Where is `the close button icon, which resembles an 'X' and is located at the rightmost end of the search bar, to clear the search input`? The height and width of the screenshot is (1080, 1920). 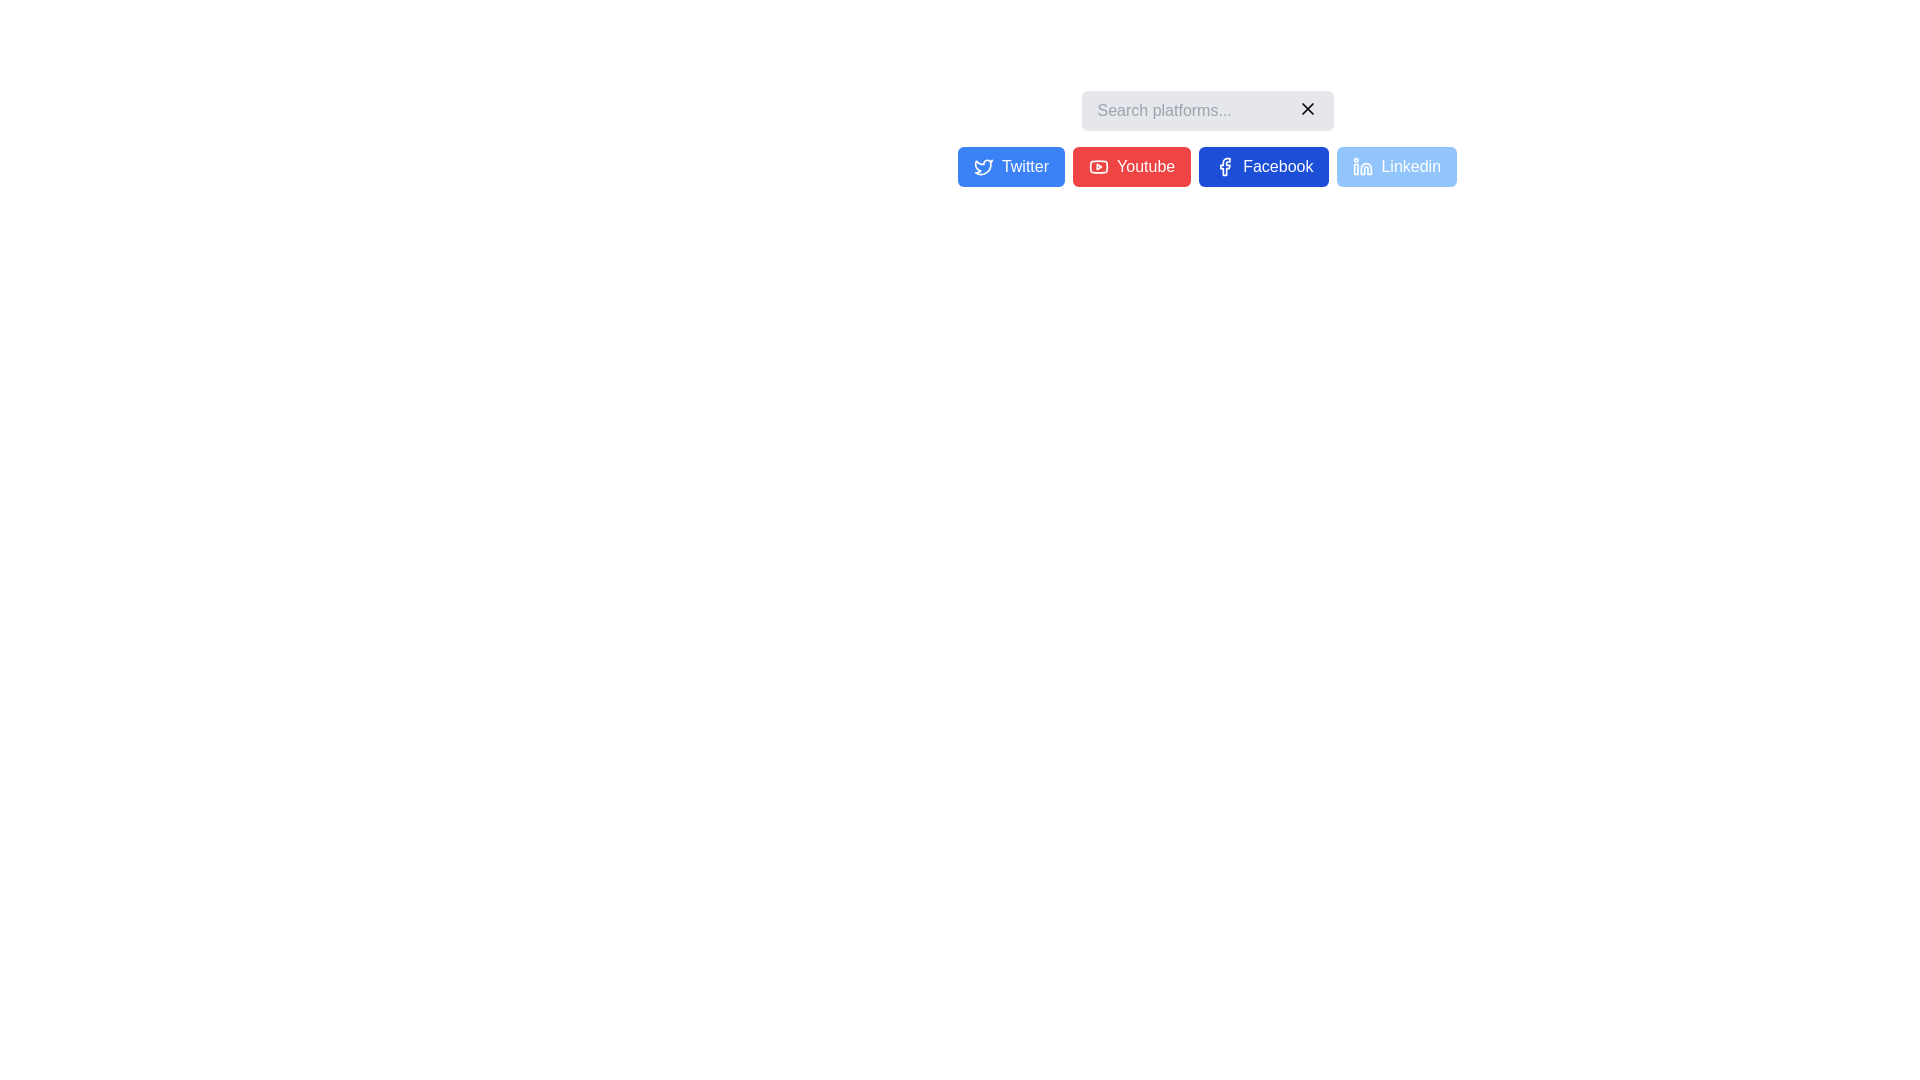
the close button icon, which resembles an 'X' and is located at the rightmost end of the search bar, to clear the search input is located at coordinates (1307, 108).